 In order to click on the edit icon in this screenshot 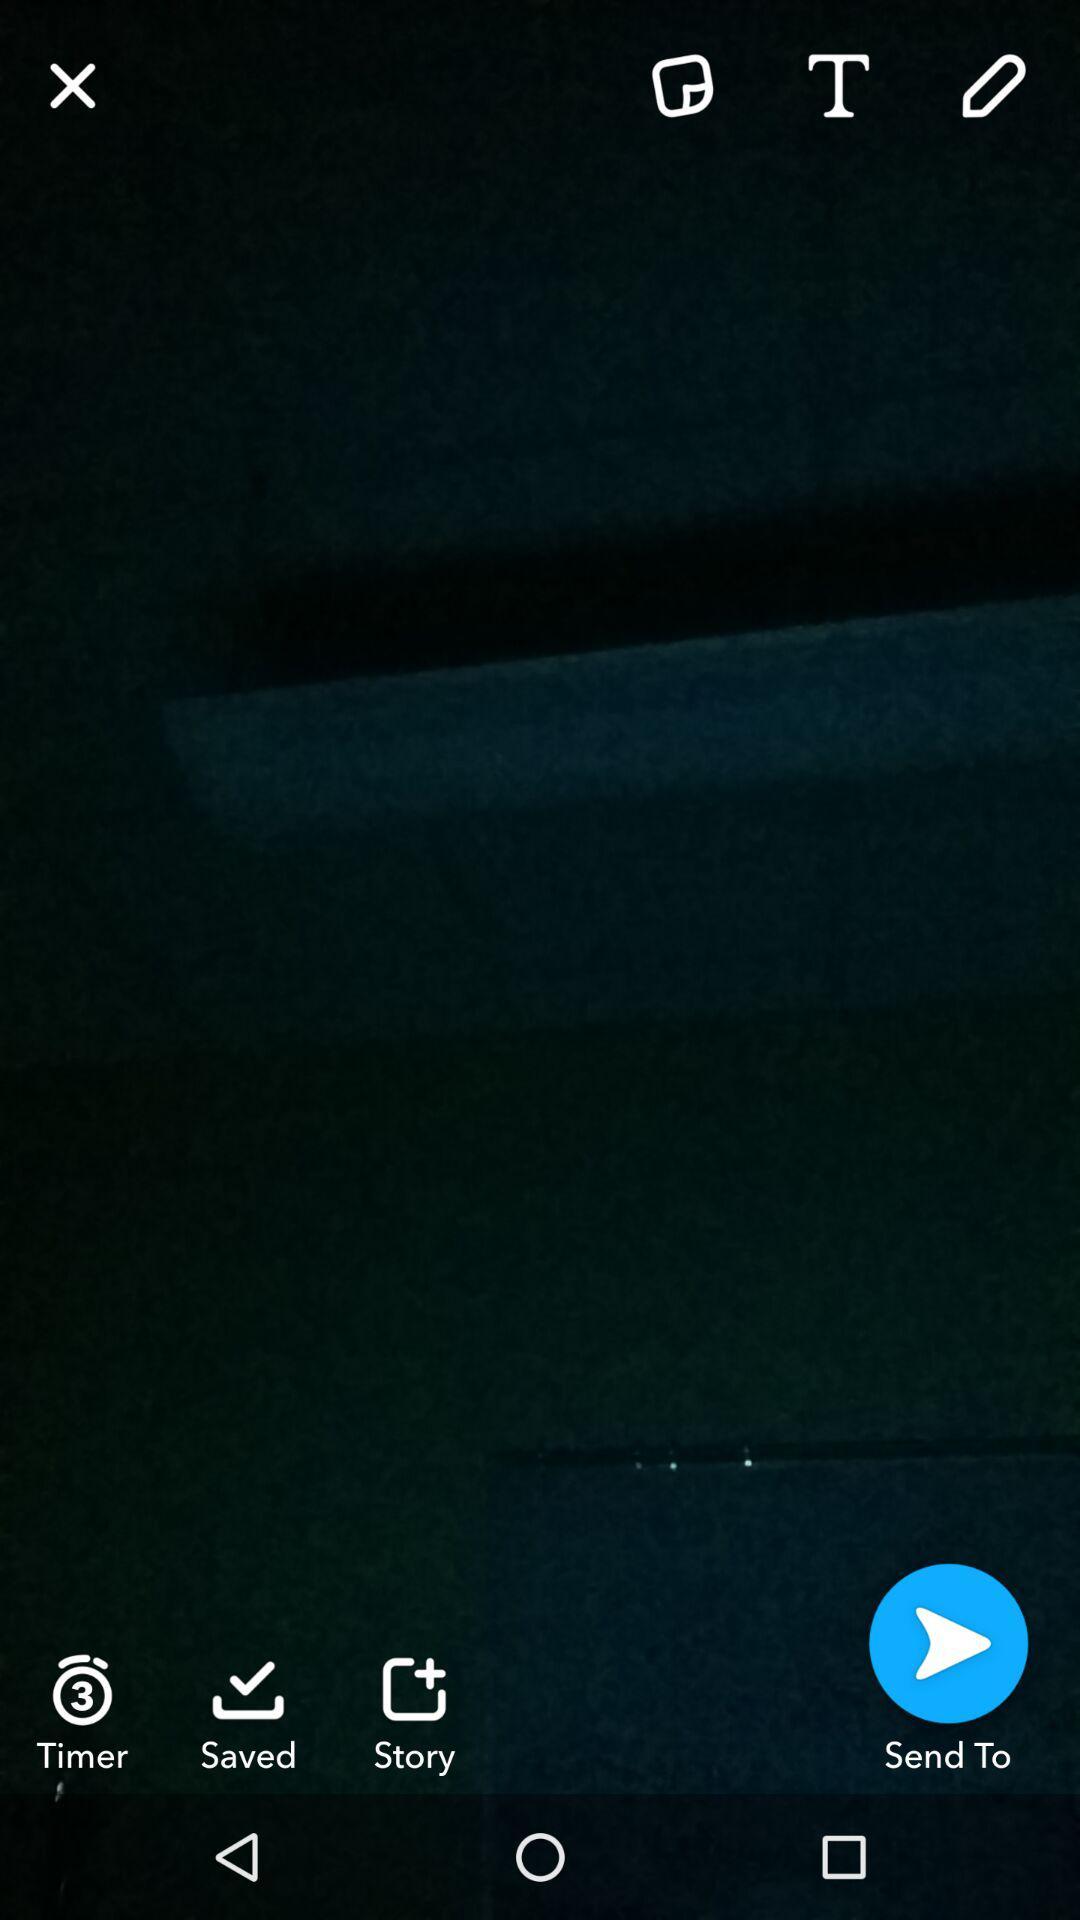, I will do `click(994, 84)`.